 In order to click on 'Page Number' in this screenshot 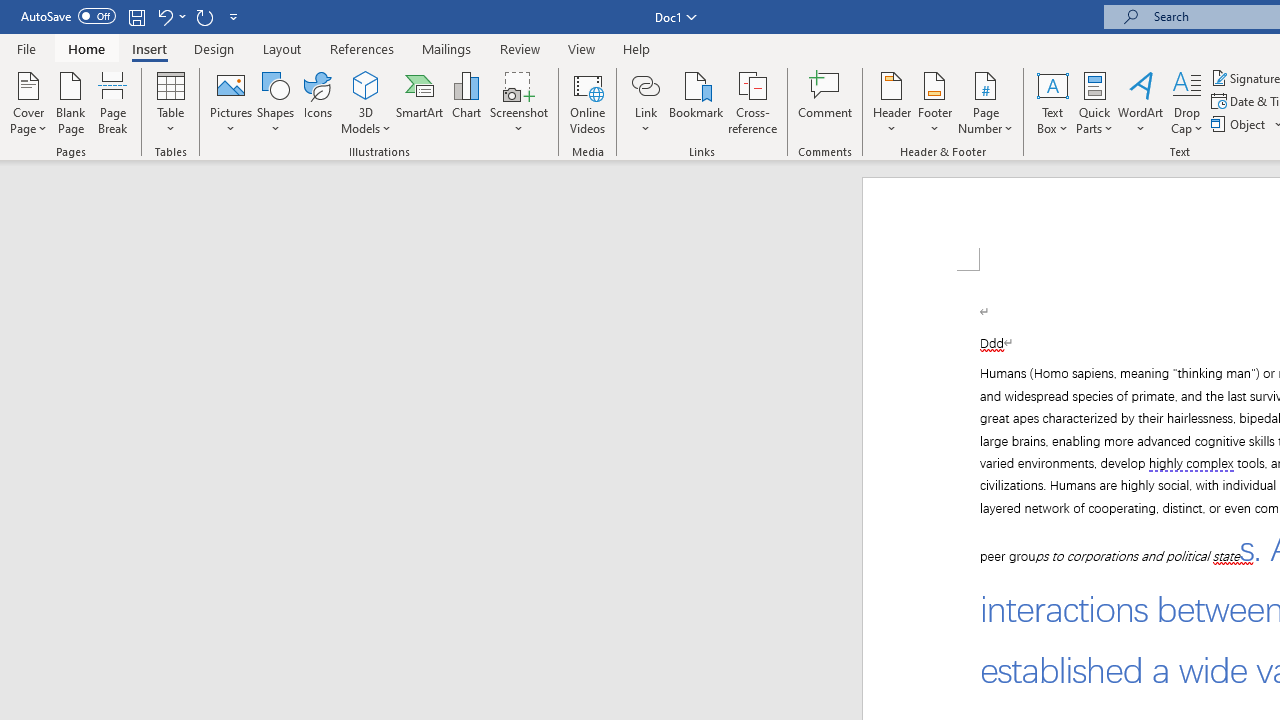, I will do `click(986, 103)`.